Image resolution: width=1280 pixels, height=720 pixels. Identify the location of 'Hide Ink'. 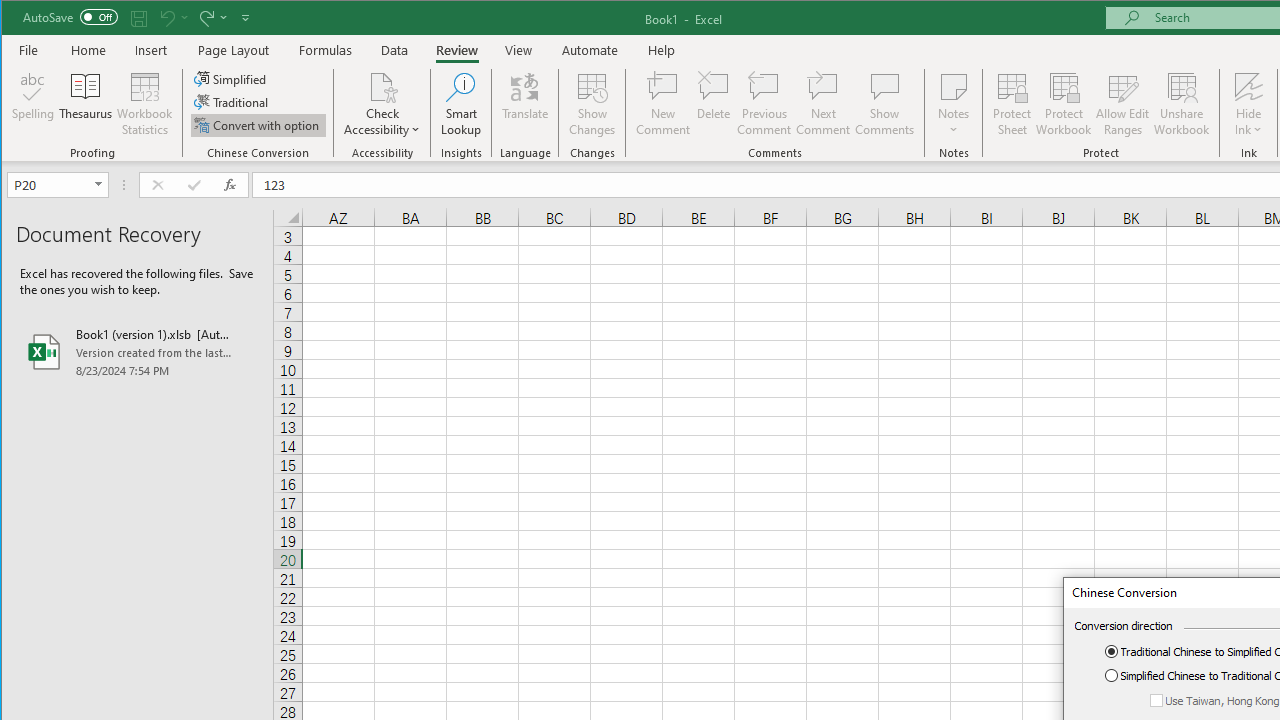
(1247, 104).